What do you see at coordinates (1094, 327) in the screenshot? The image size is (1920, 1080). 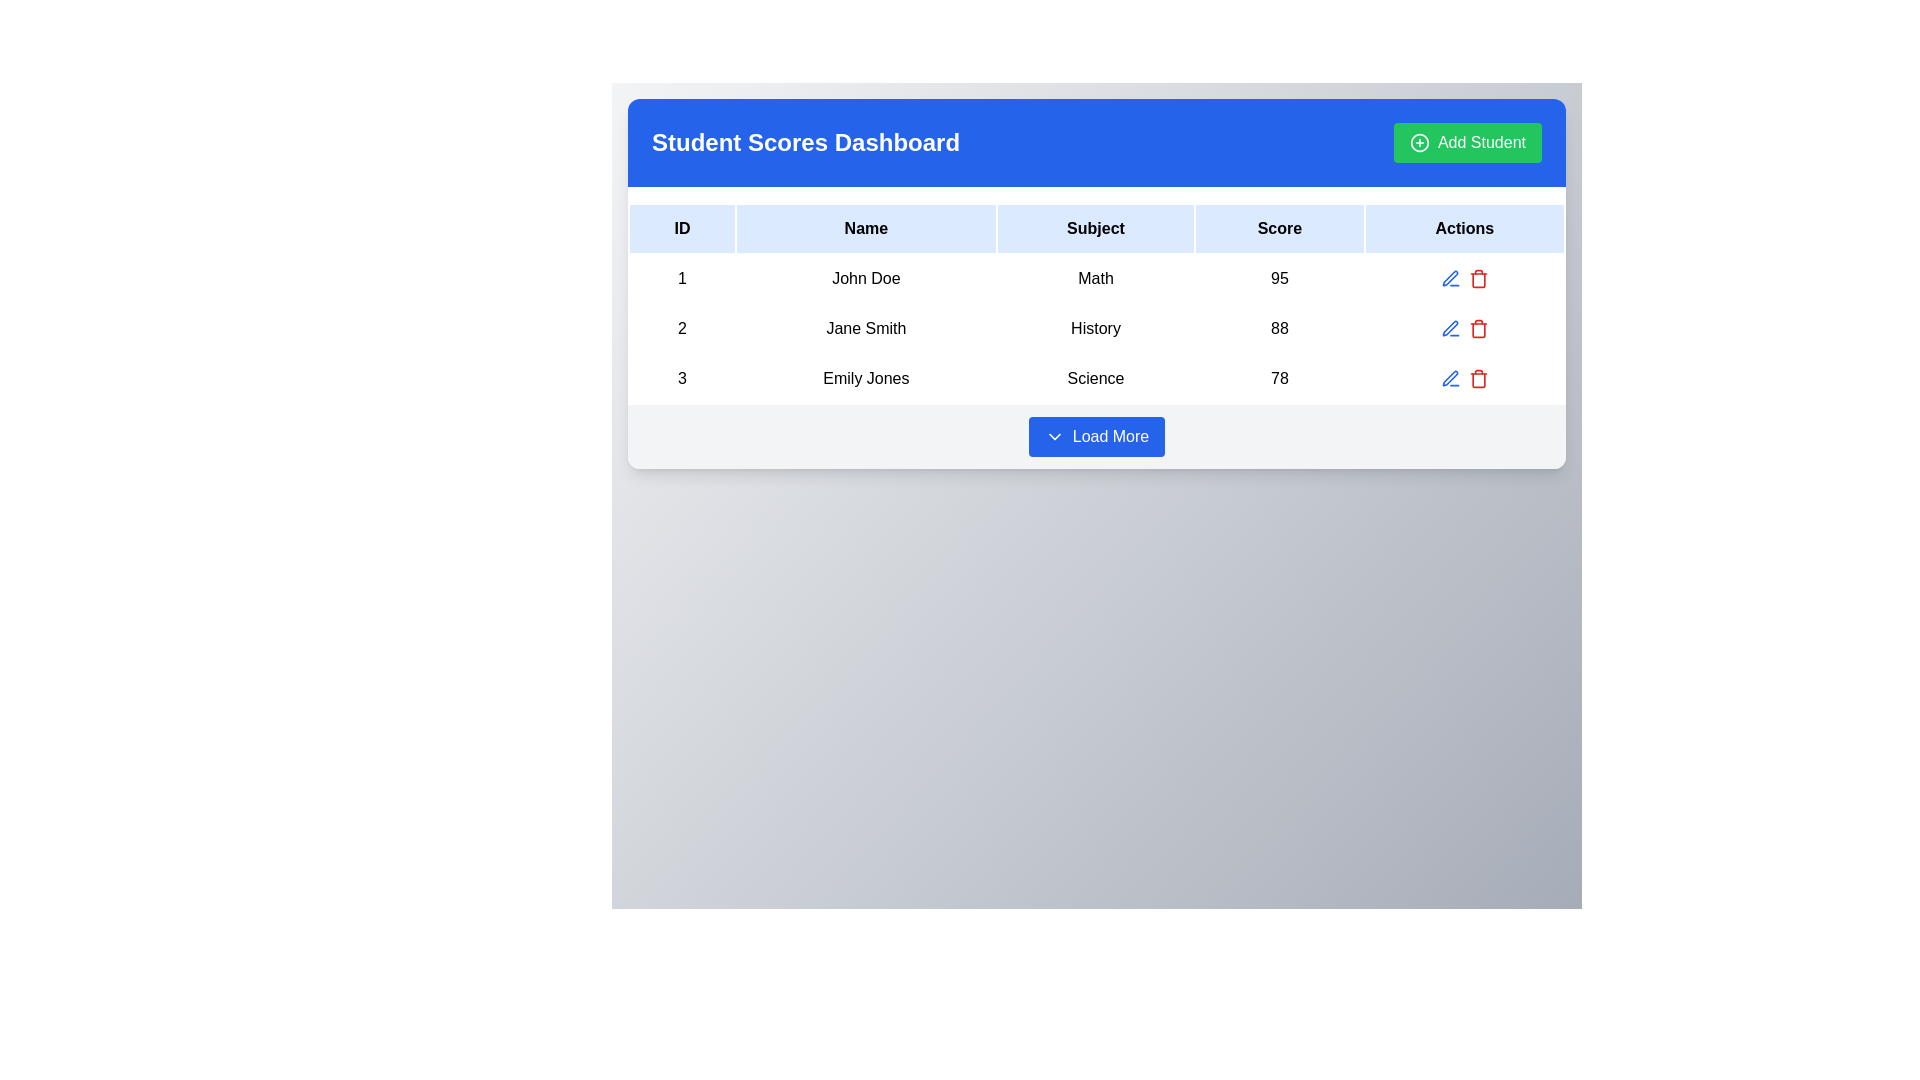 I see `the static text field displaying the subject data in the third column of the second row of the table, which is located between 'Jane Smith' and '88'` at bounding box center [1094, 327].